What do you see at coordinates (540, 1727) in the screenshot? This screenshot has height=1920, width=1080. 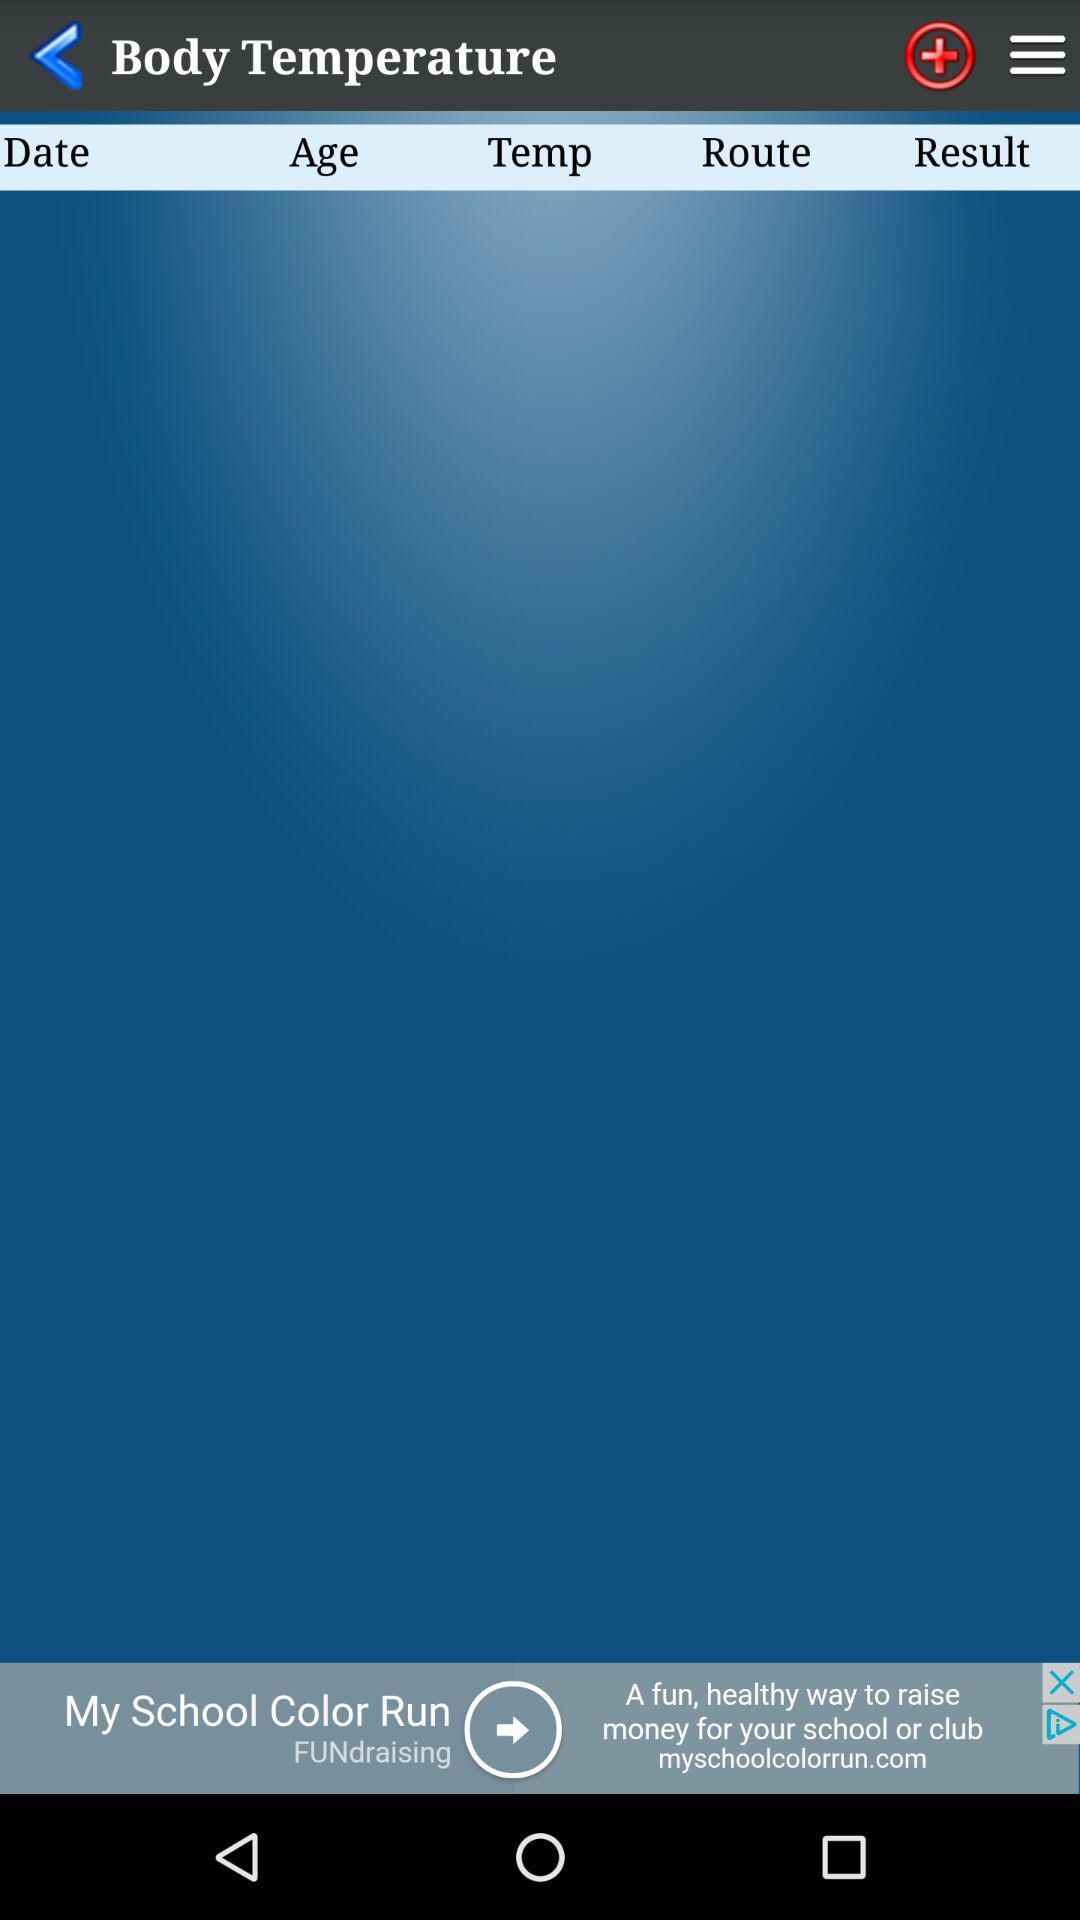 I see `go back` at bounding box center [540, 1727].